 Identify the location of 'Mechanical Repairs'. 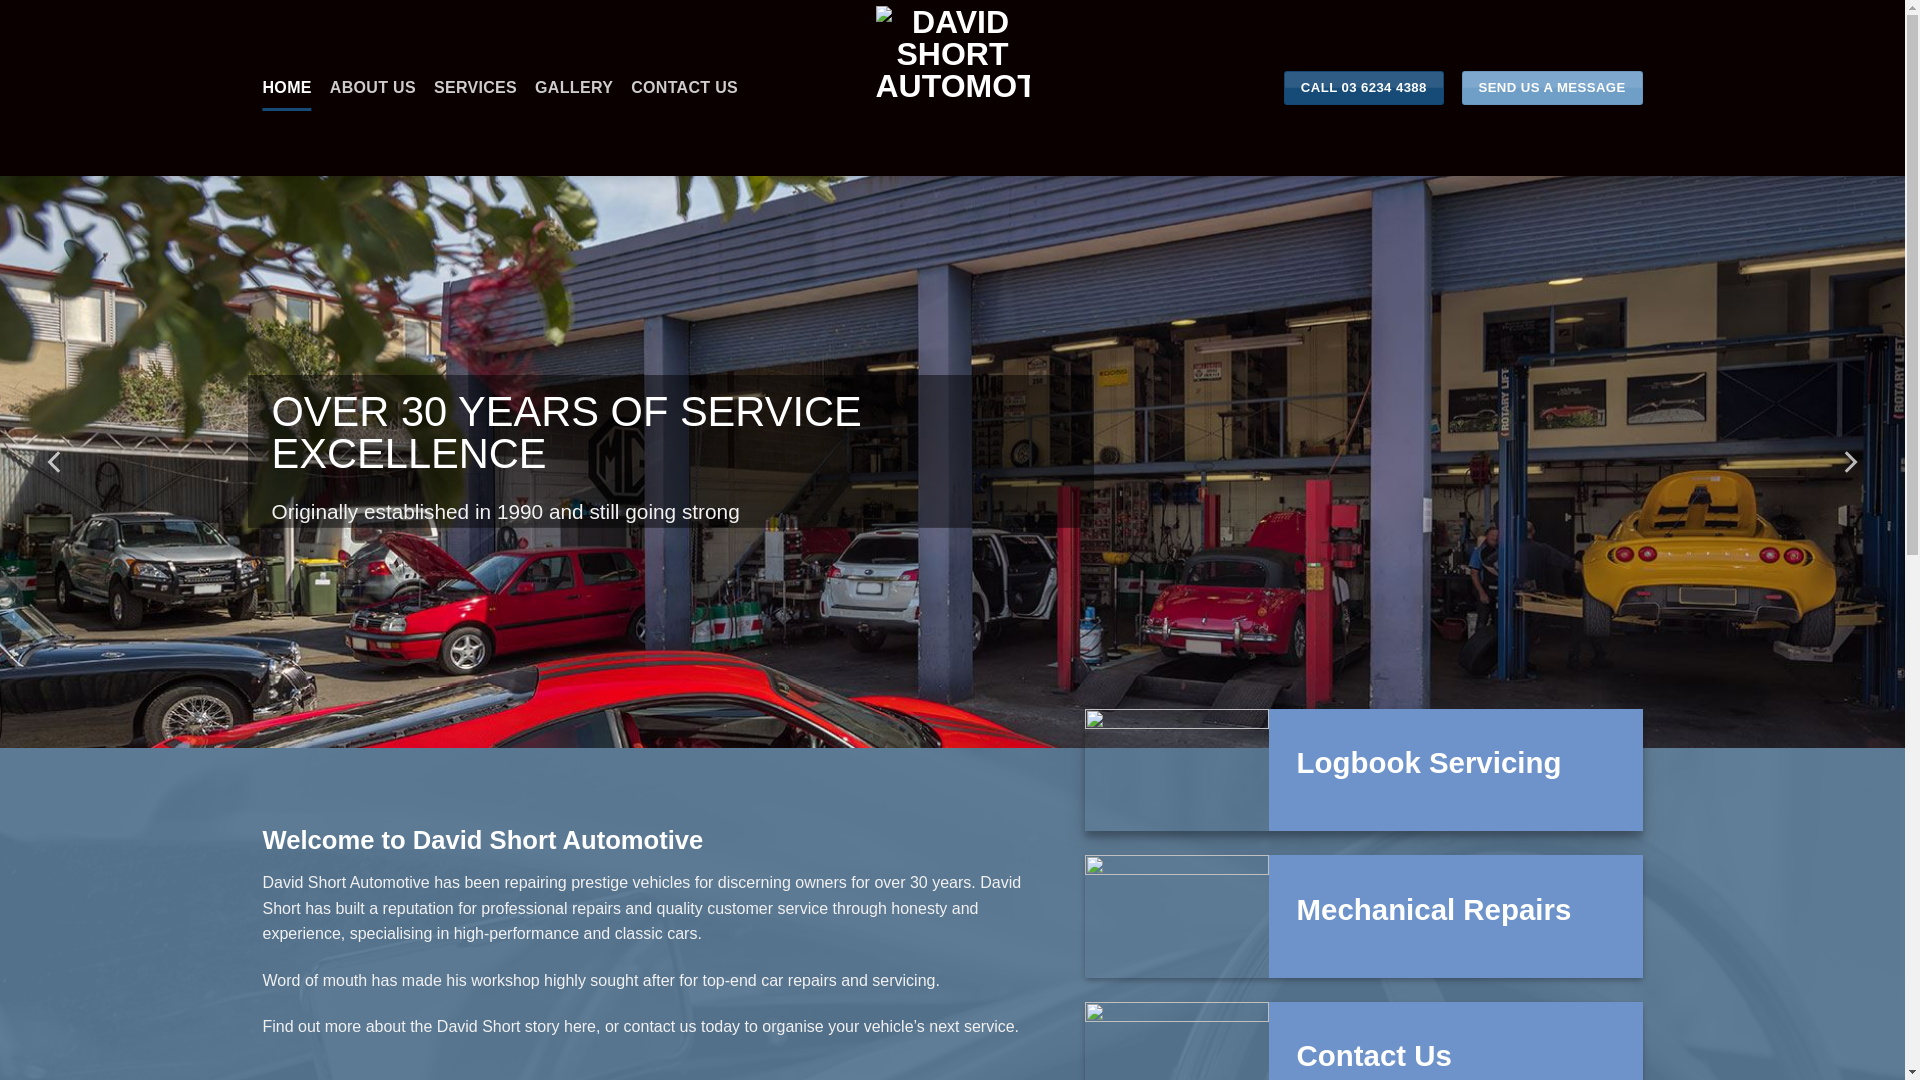
(1433, 910).